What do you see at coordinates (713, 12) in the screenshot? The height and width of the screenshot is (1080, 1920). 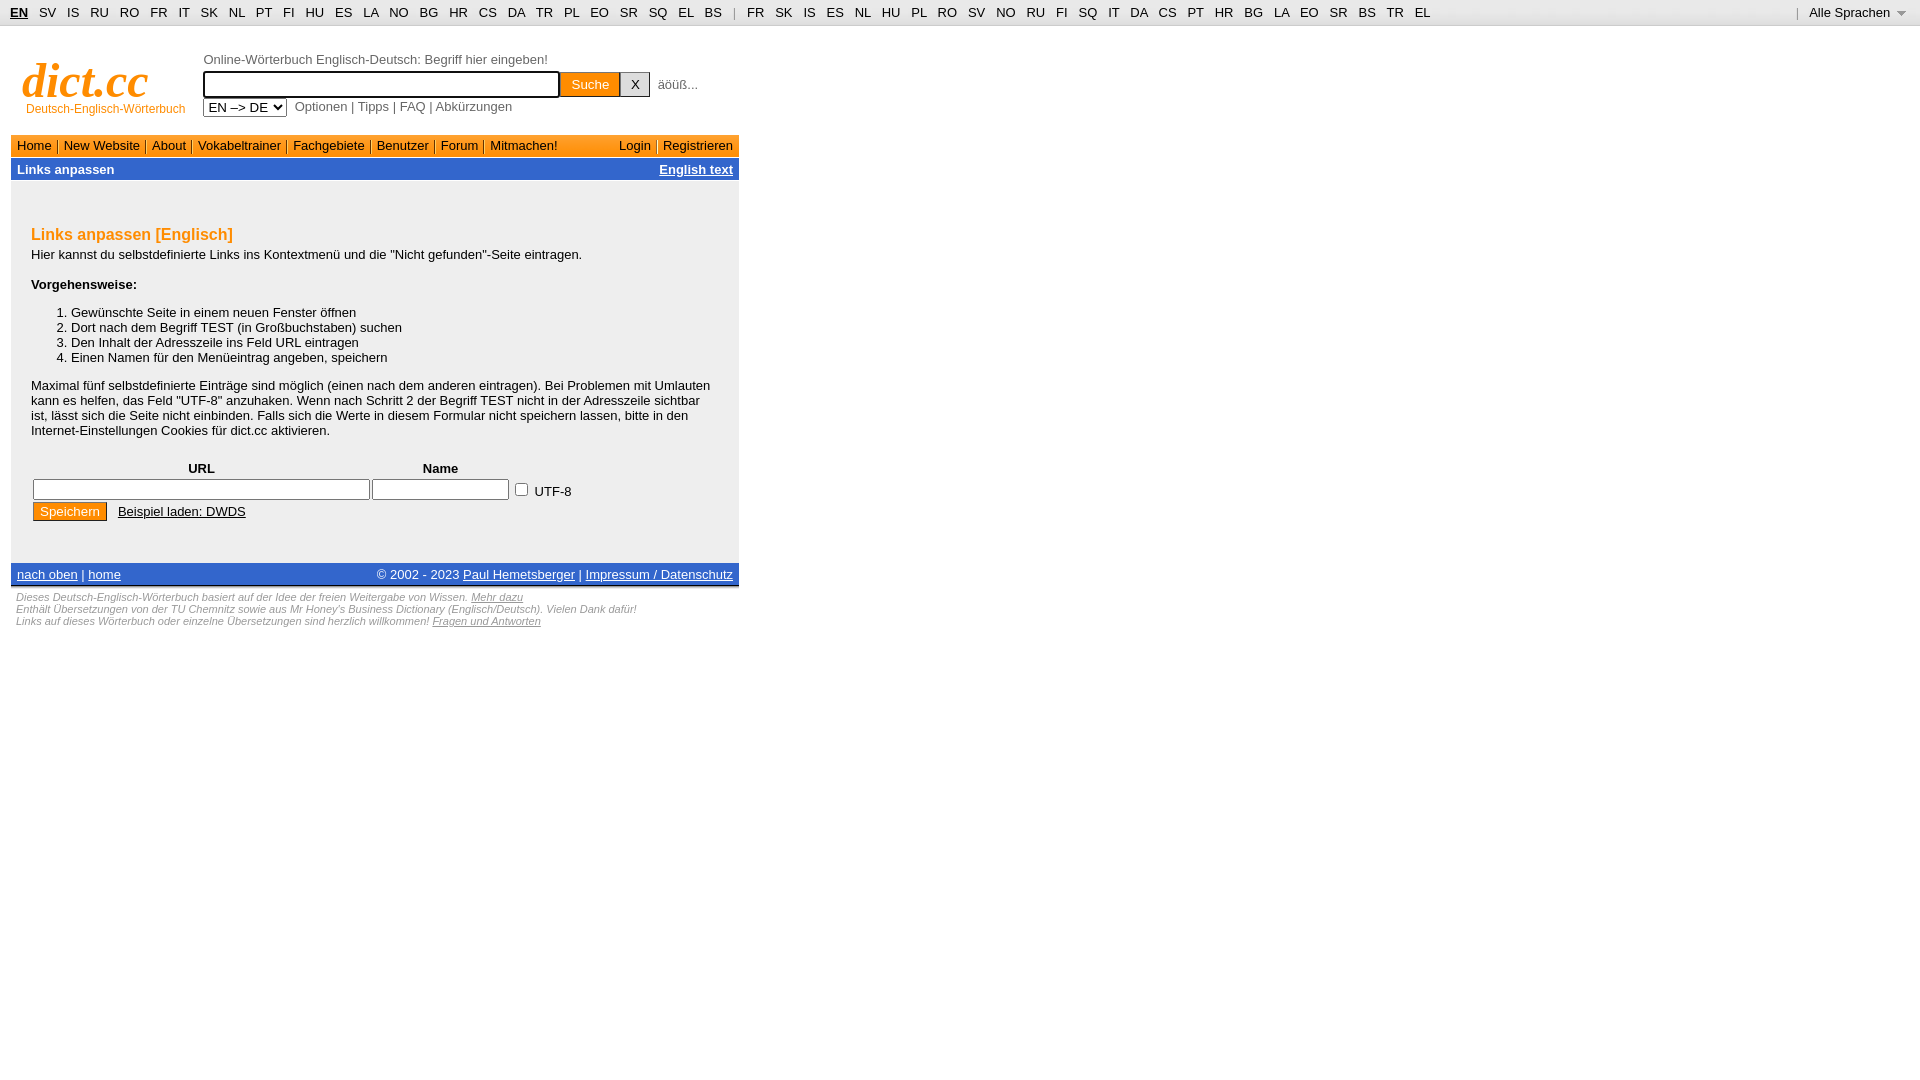 I see `'BS'` at bounding box center [713, 12].